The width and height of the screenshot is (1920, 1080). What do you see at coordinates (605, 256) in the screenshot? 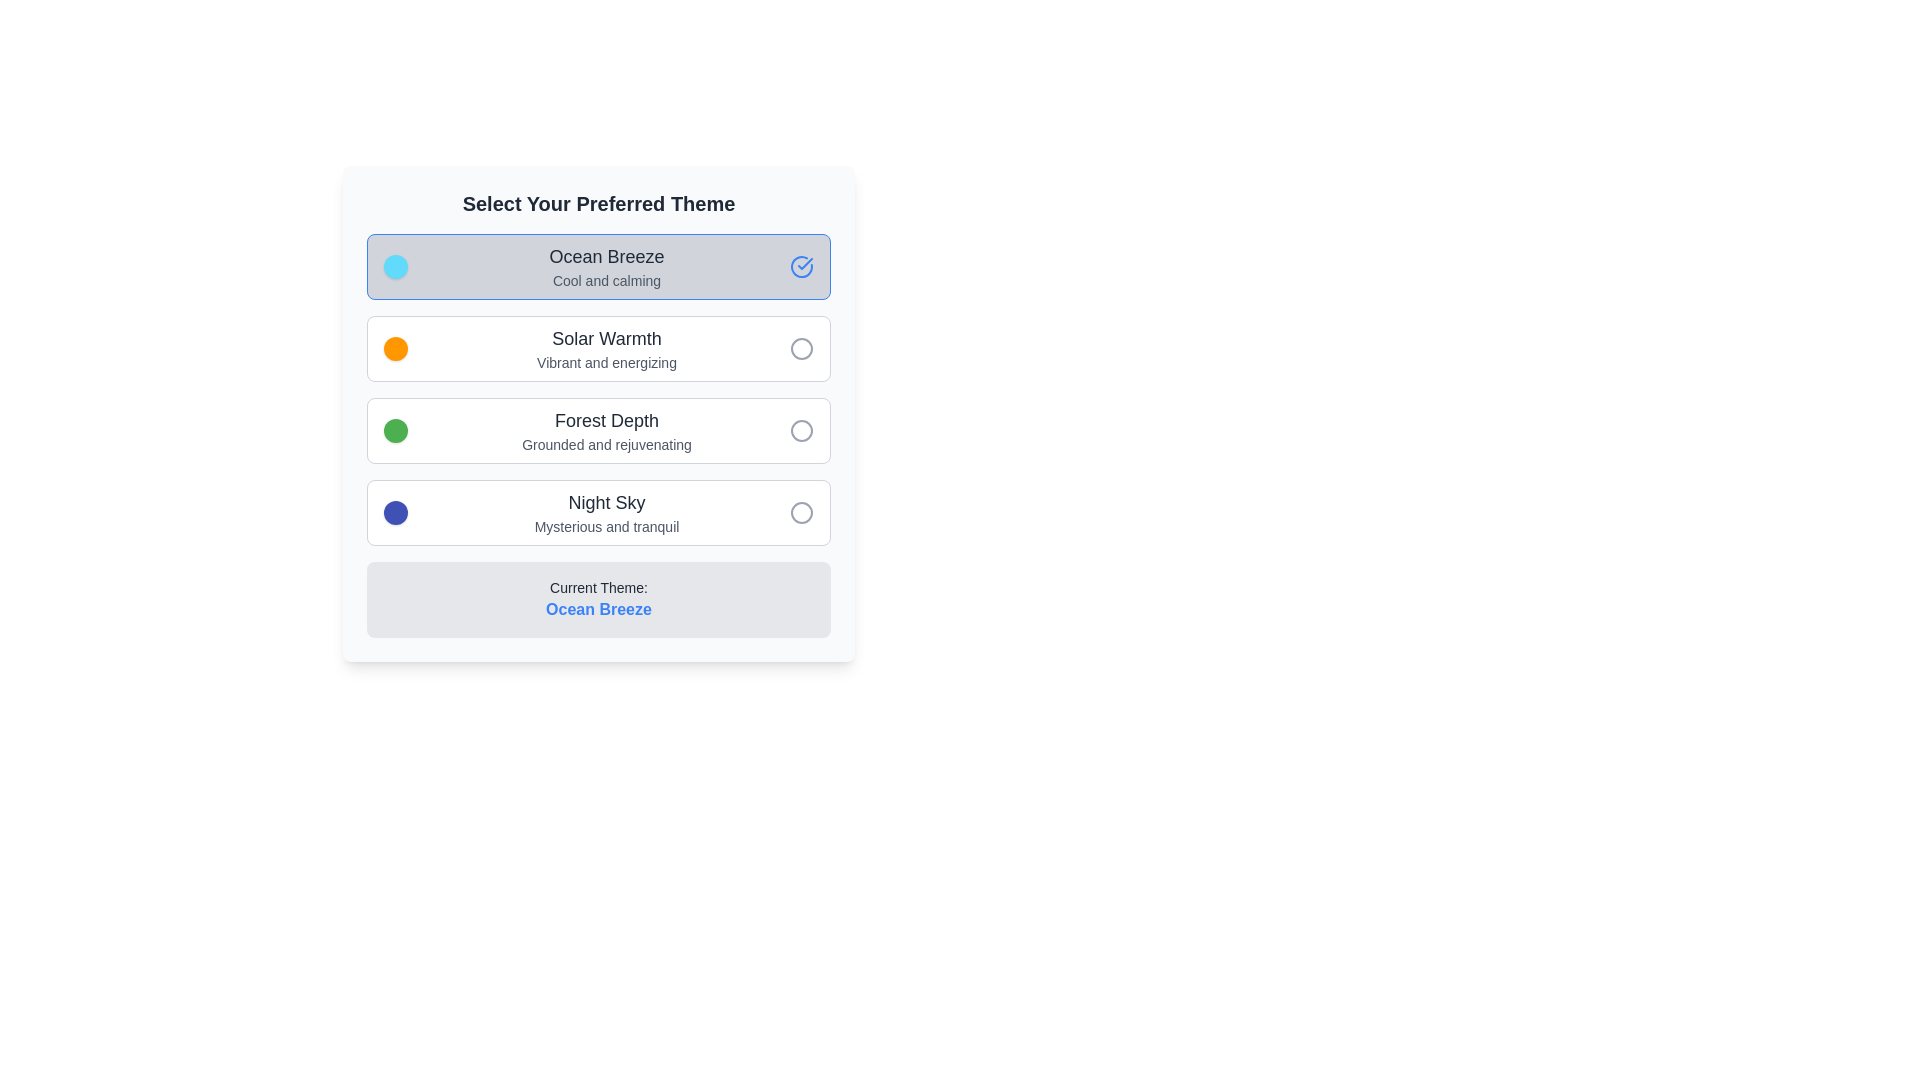
I see `the 'Ocean Breeze' theme title text label located at the top of the first theme option in the theme selection interface` at bounding box center [605, 256].